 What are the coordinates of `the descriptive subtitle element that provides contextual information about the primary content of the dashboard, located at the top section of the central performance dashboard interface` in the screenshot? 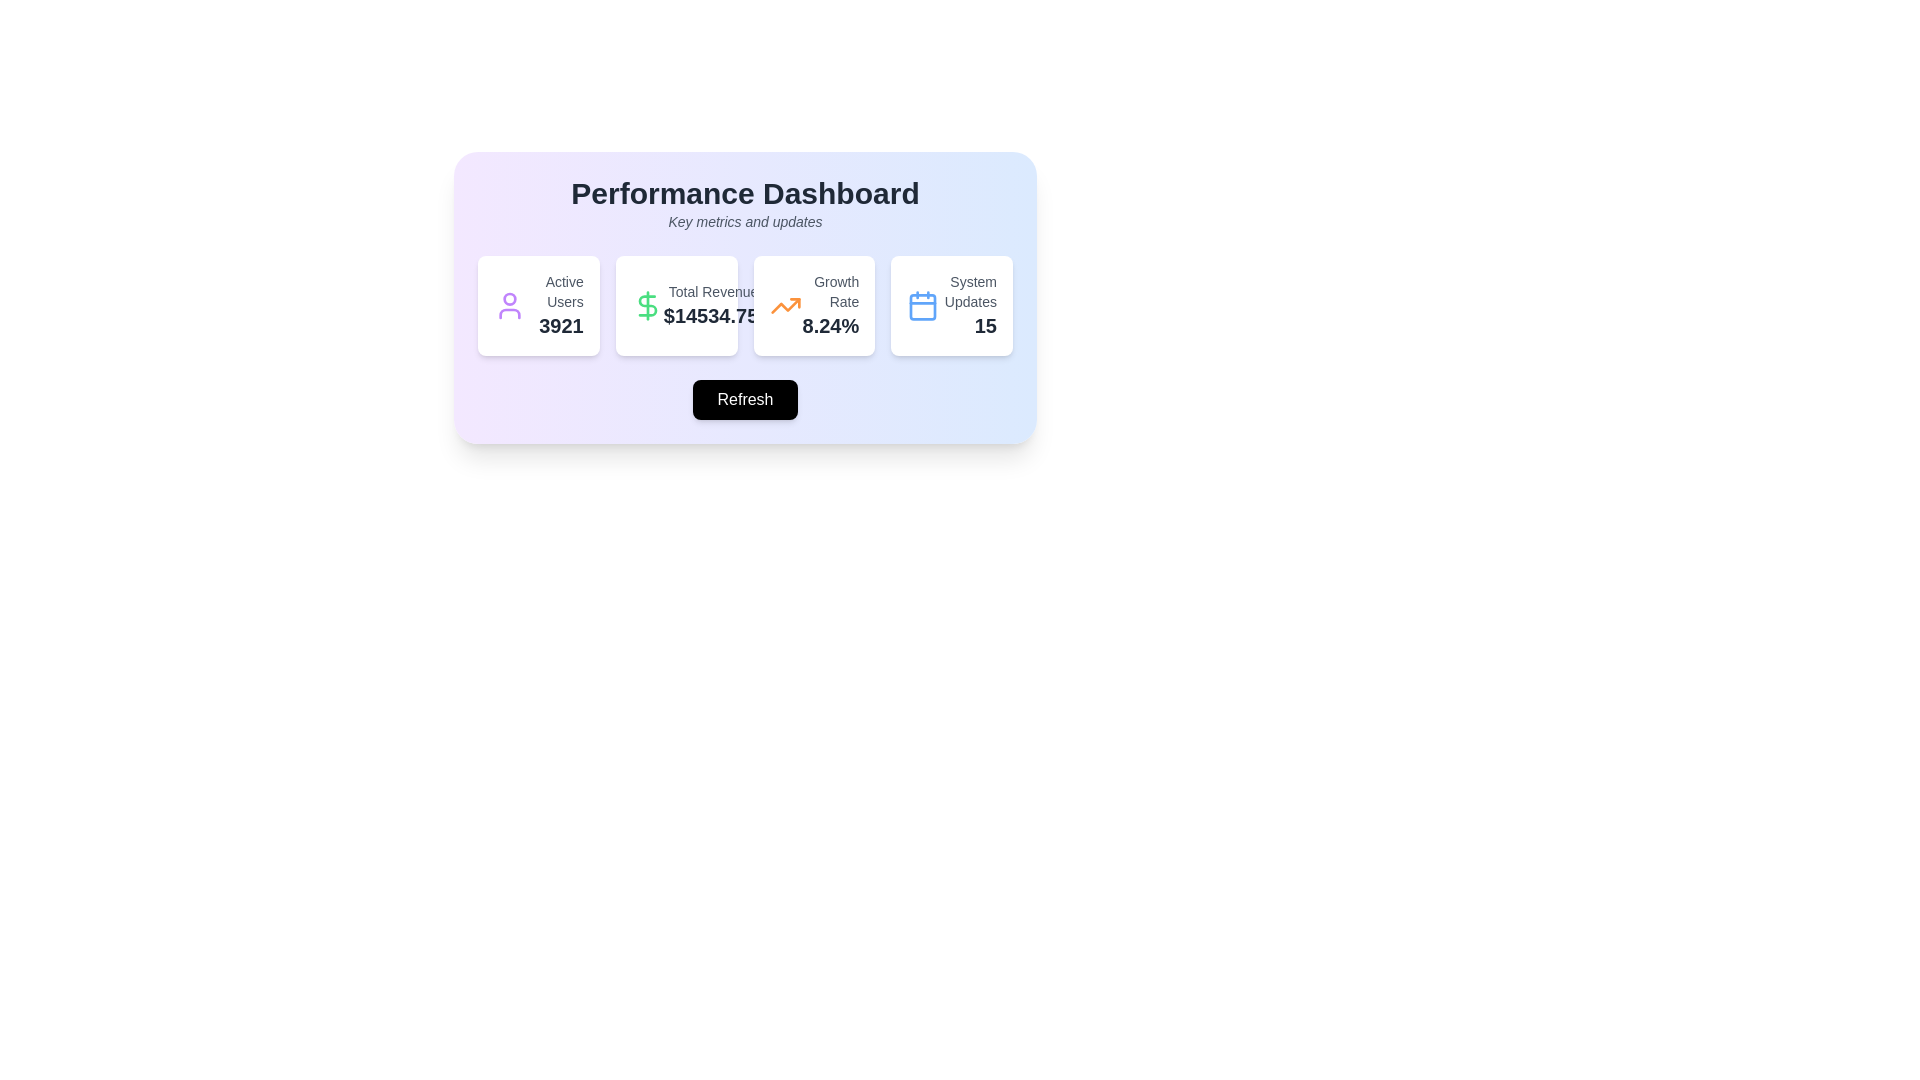 It's located at (744, 222).